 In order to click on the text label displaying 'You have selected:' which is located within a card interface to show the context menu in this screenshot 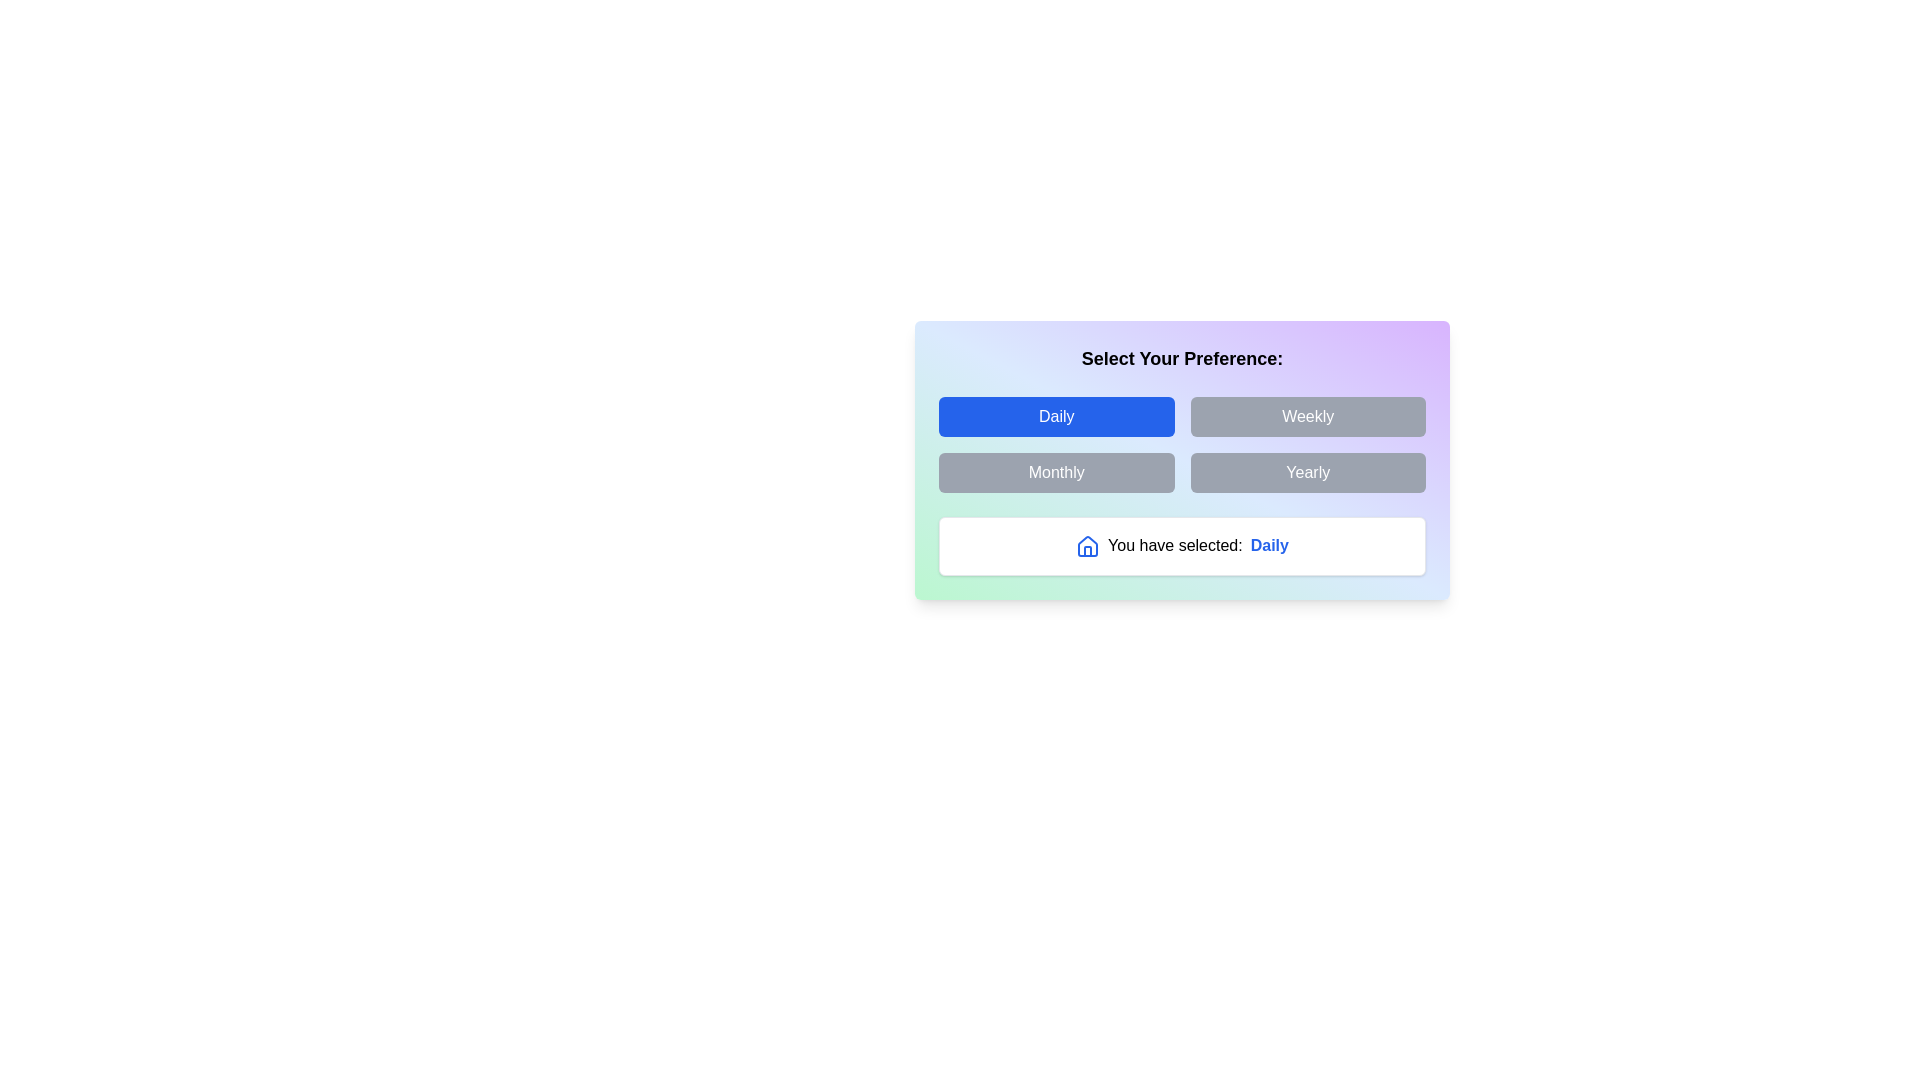, I will do `click(1175, 544)`.